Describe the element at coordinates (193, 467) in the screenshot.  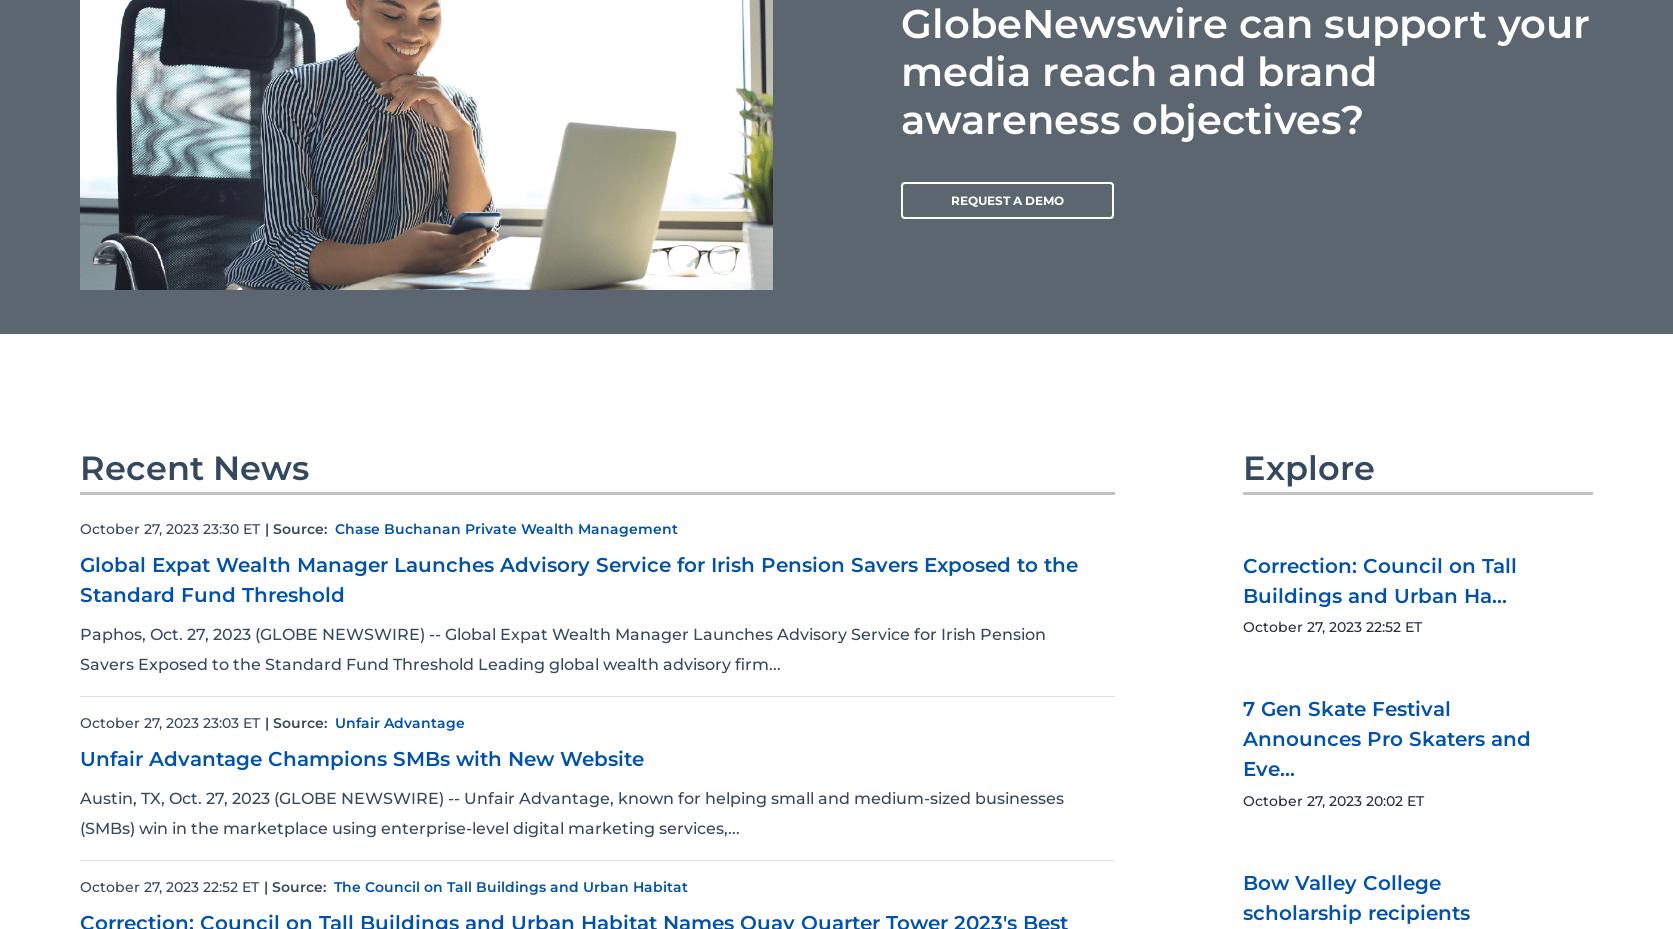
I see `'Recent News'` at that location.